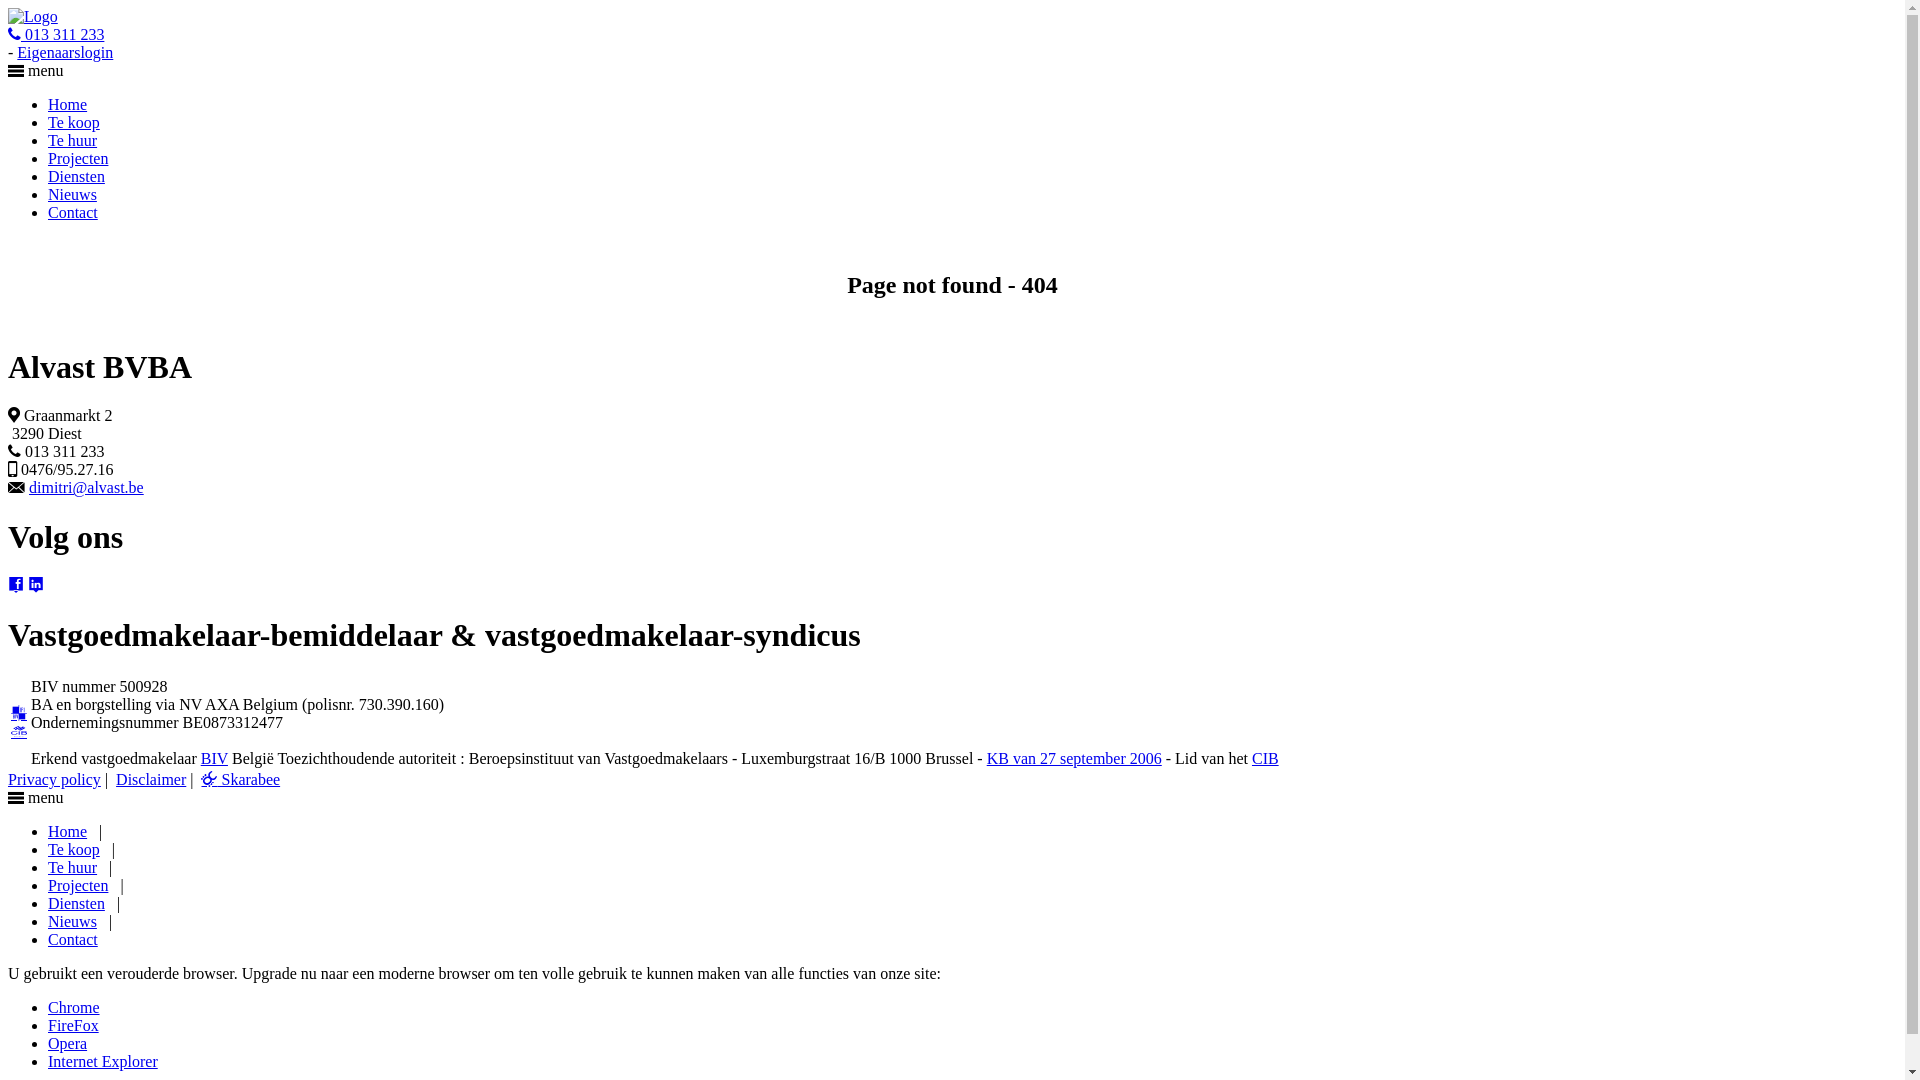 The height and width of the screenshot is (1080, 1920). I want to click on 'dimitri@alvast.be', so click(28, 487).